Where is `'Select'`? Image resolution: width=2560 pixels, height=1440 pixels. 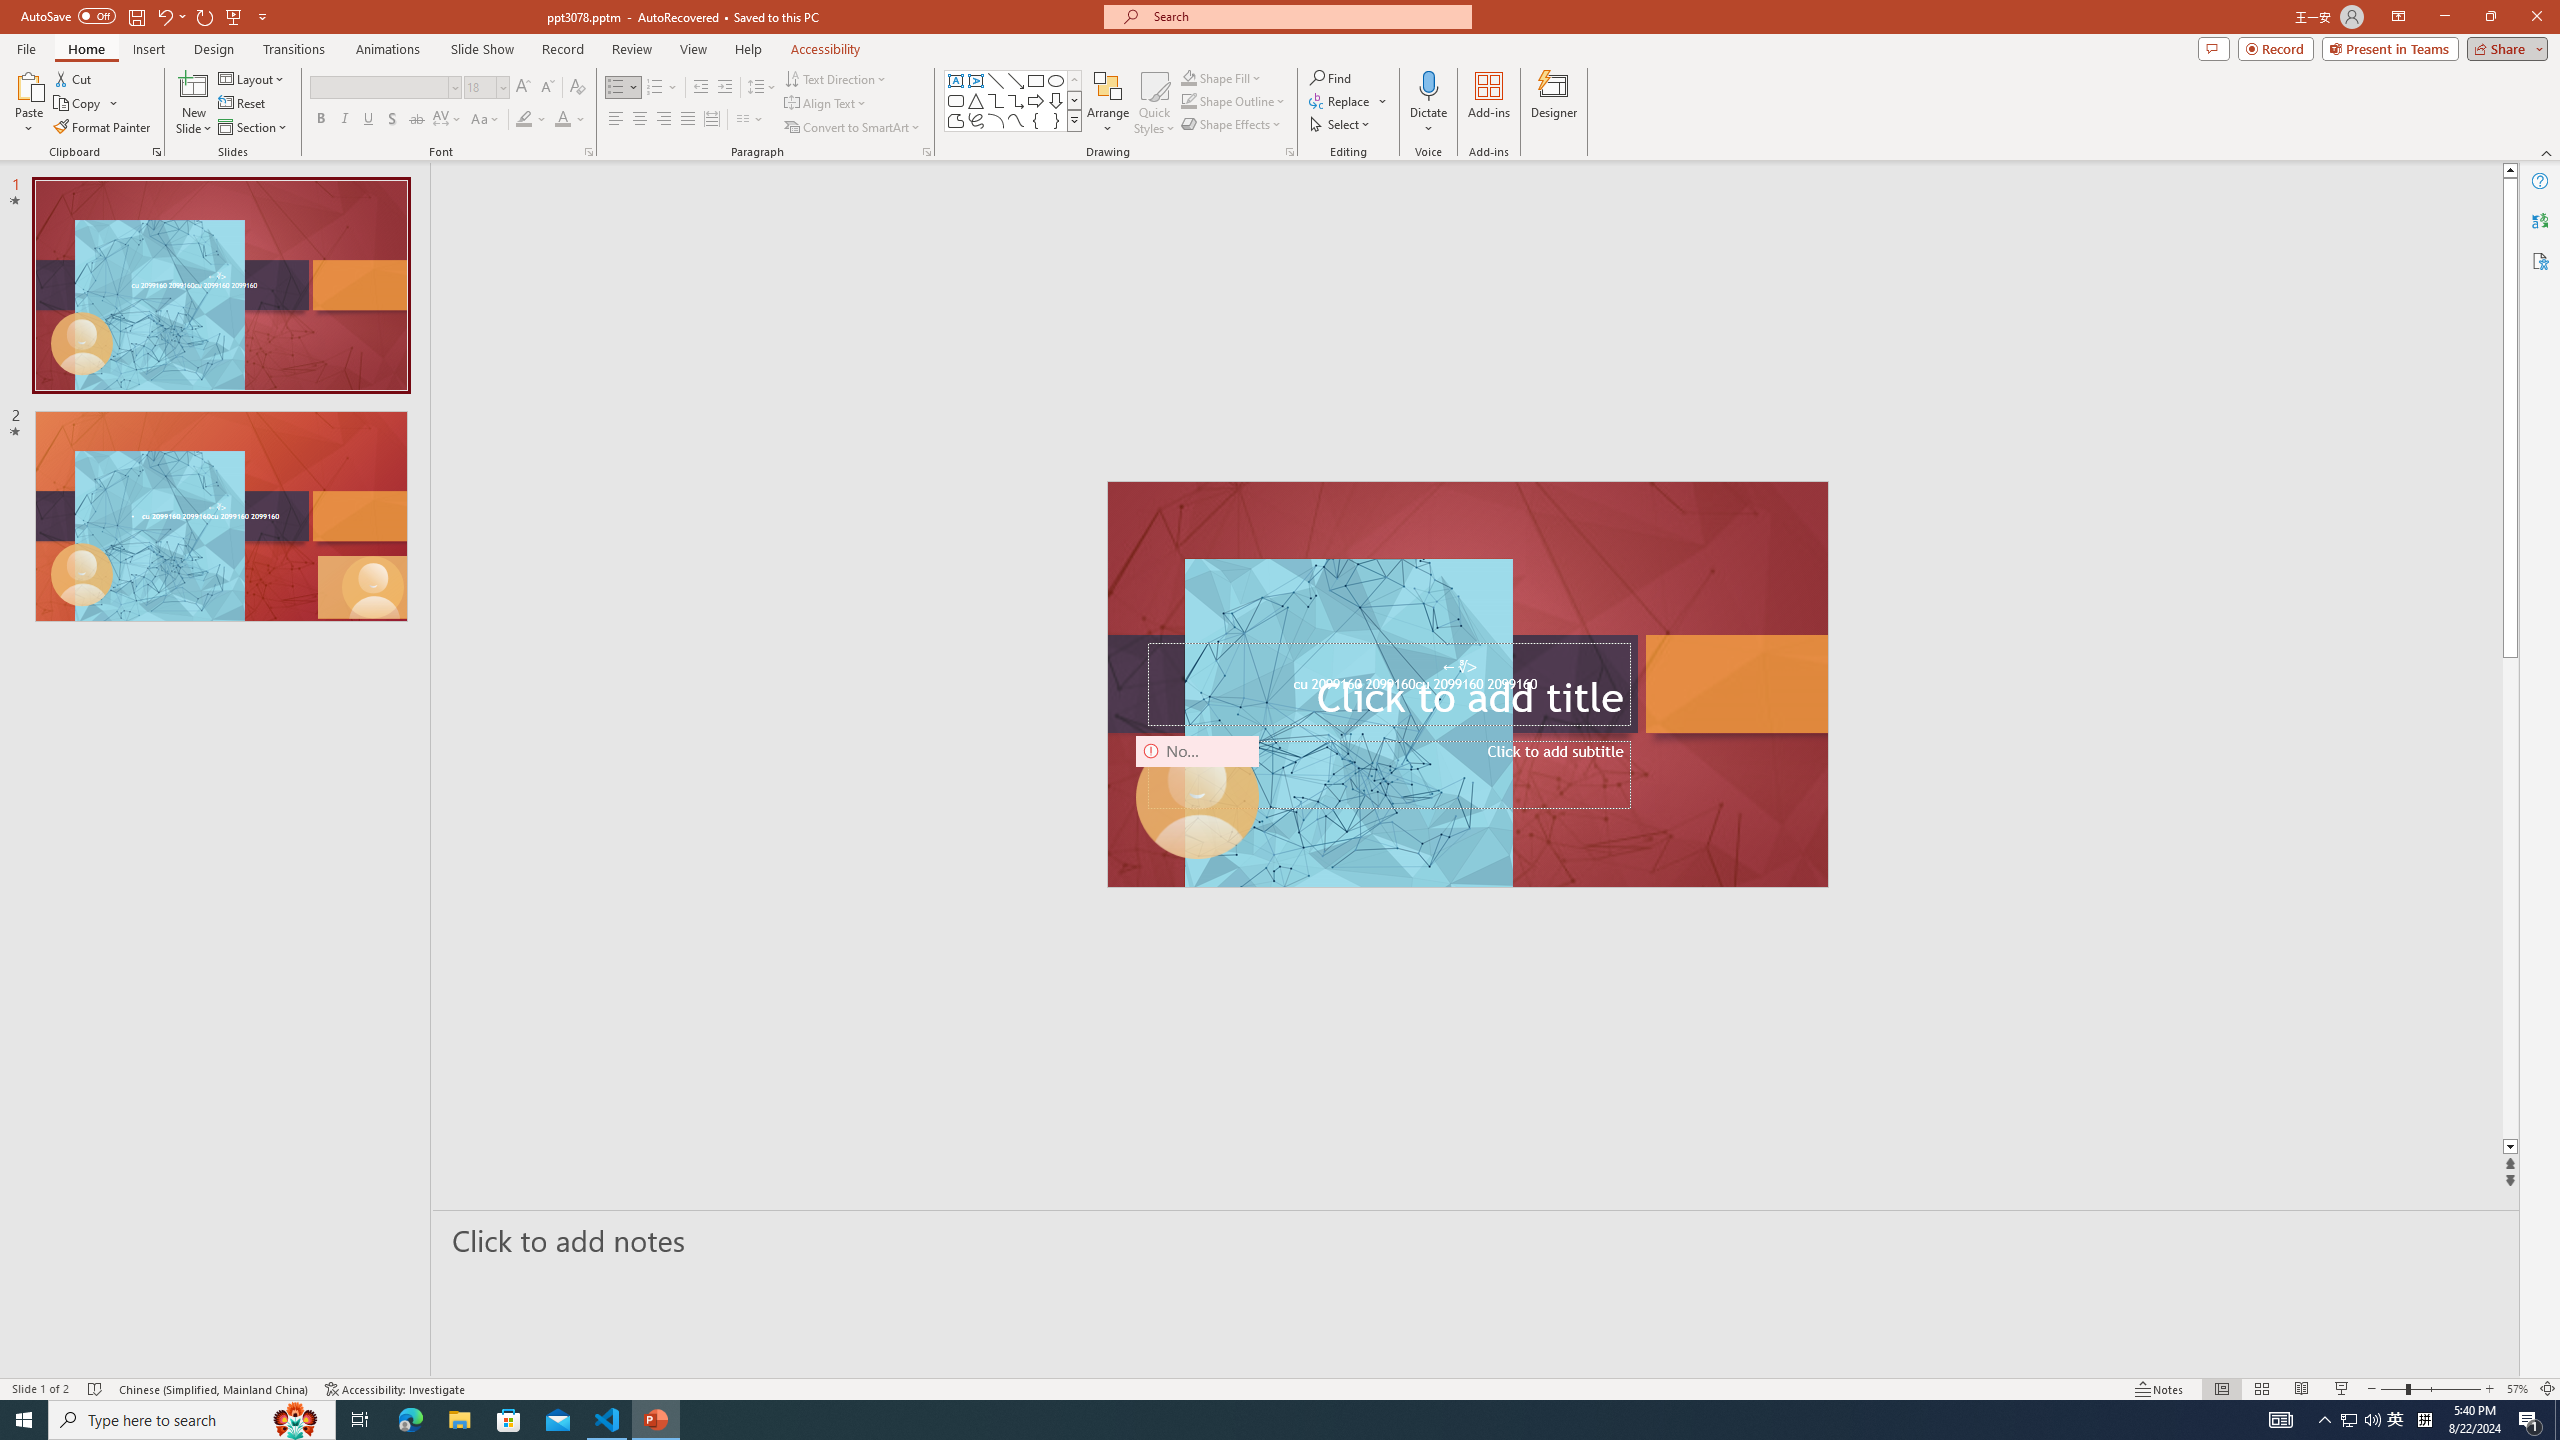
'Select' is located at coordinates (1341, 122).